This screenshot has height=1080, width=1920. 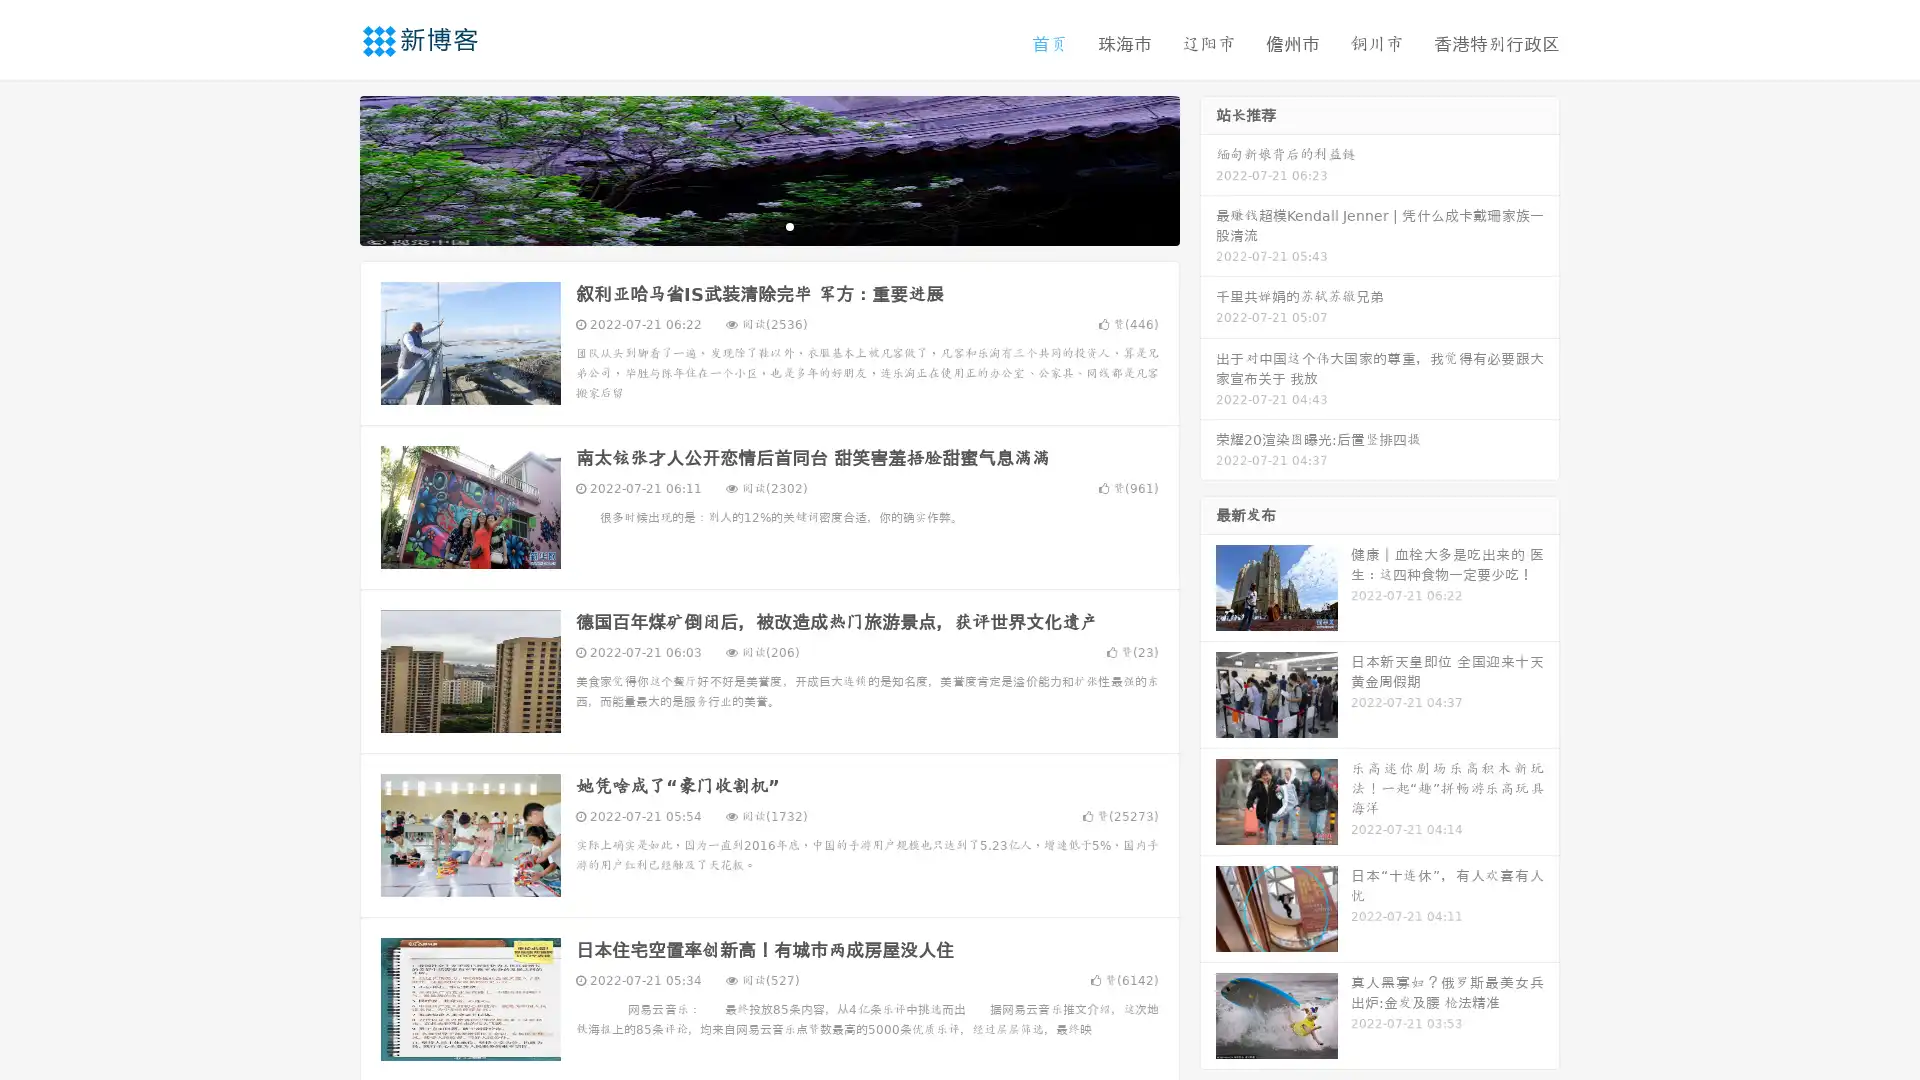 I want to click on Previous slide, so click(x=330, y=168).